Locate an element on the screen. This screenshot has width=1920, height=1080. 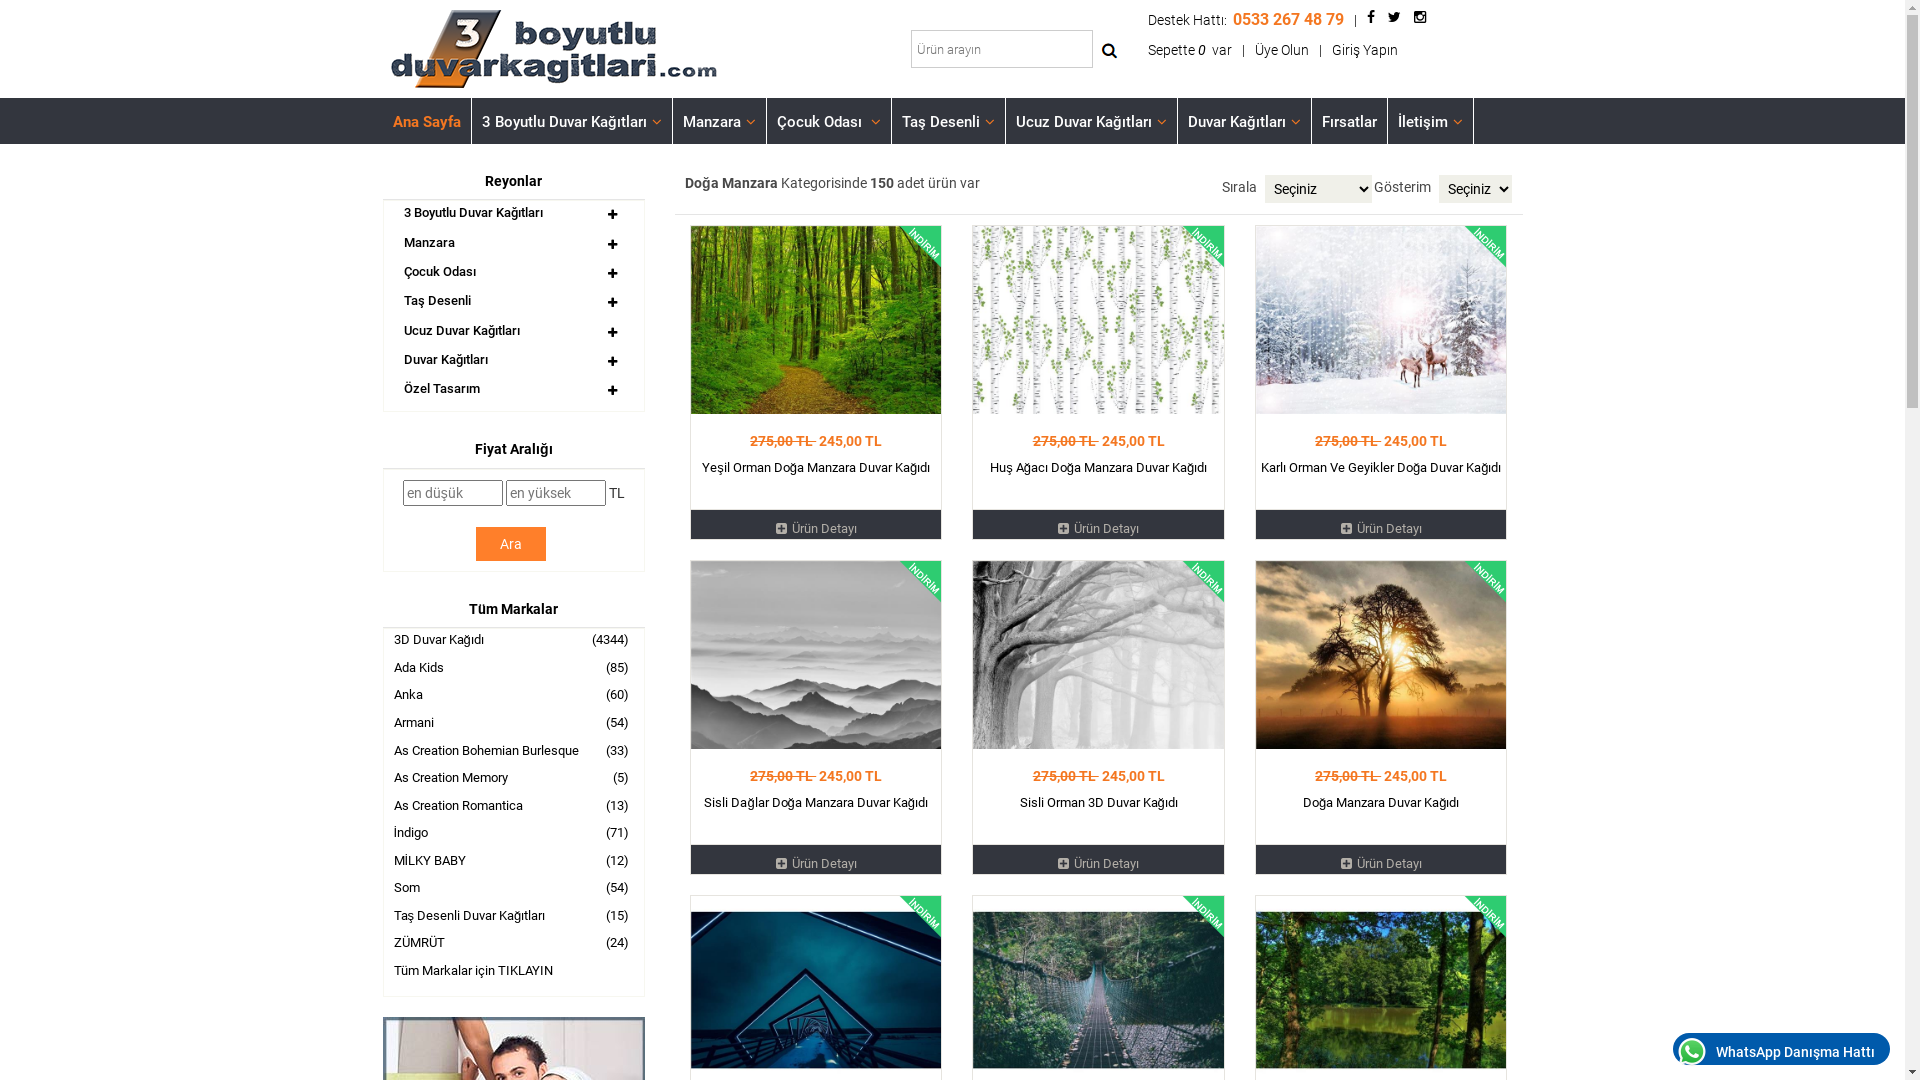
'(33) is located at coordinates (384, 752).